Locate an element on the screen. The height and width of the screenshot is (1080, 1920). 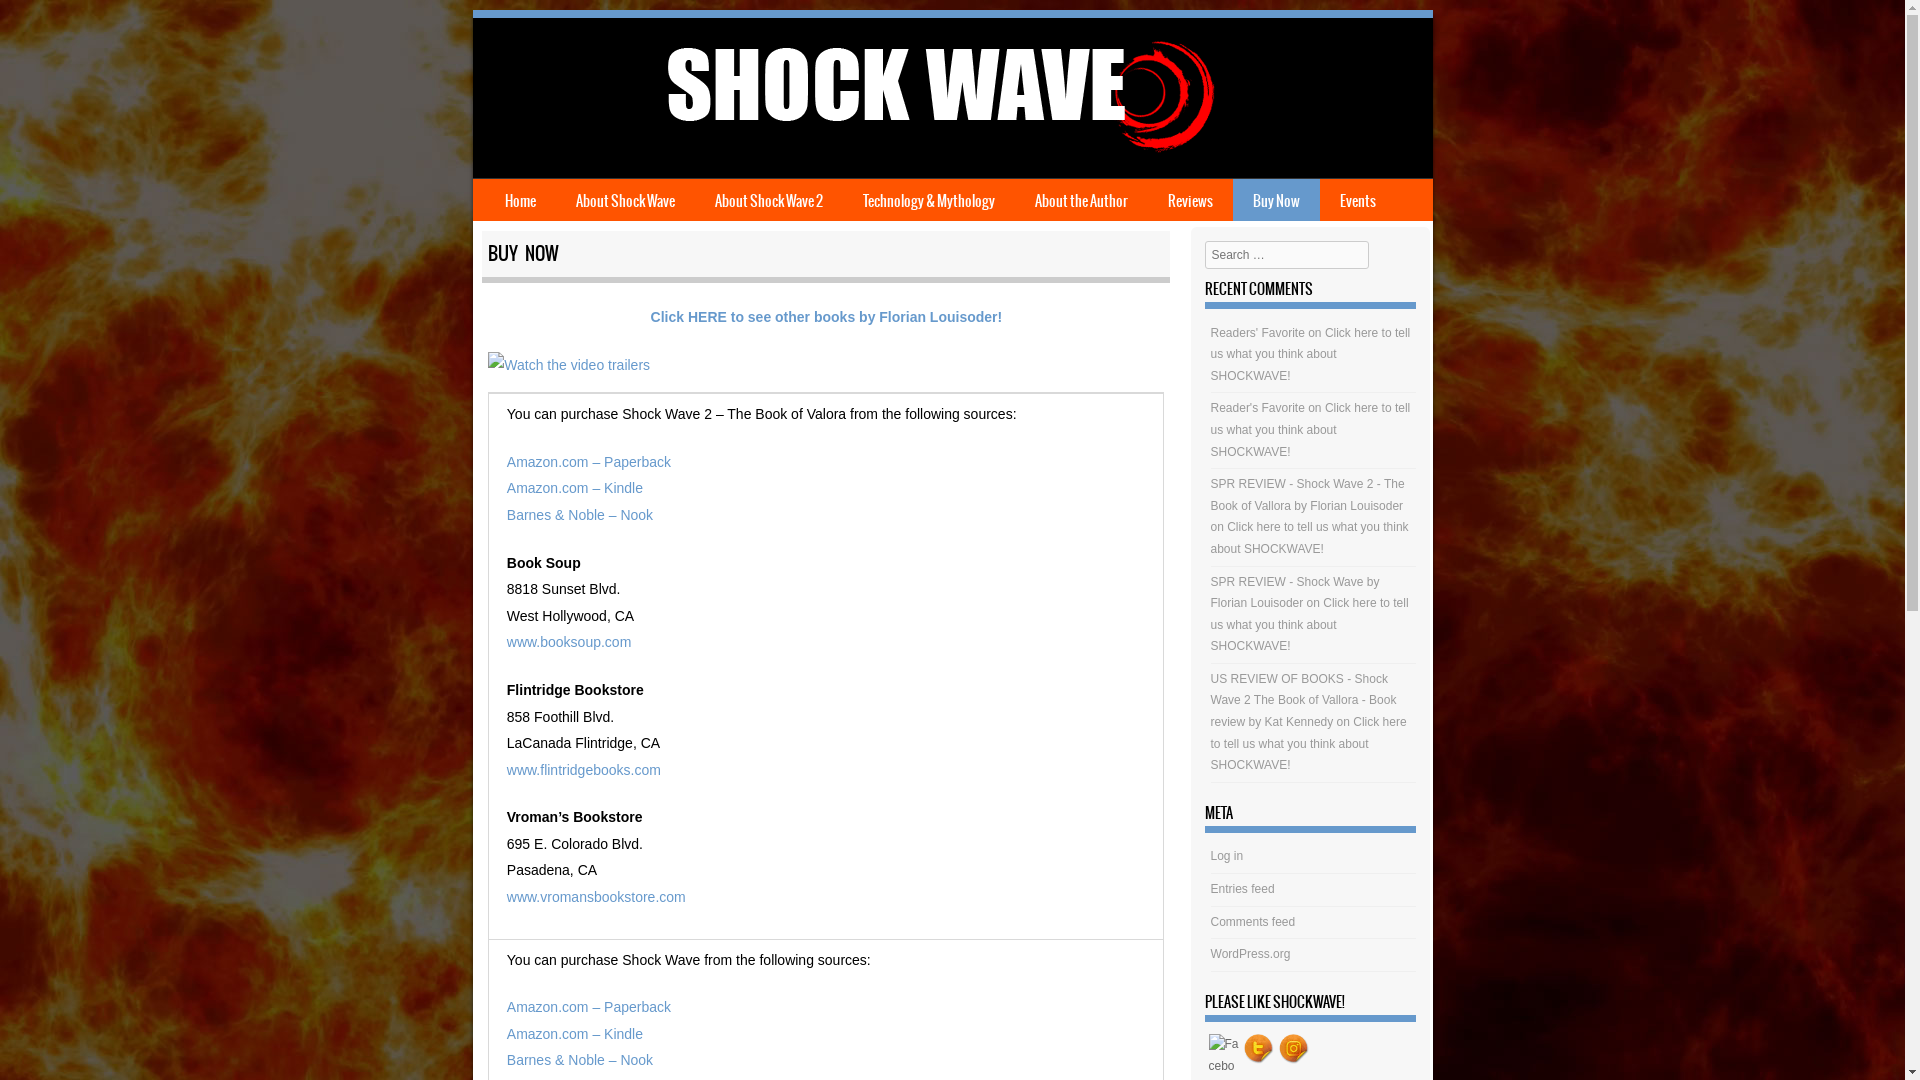
'Comments feed' is located at coordinates (1252, 921).